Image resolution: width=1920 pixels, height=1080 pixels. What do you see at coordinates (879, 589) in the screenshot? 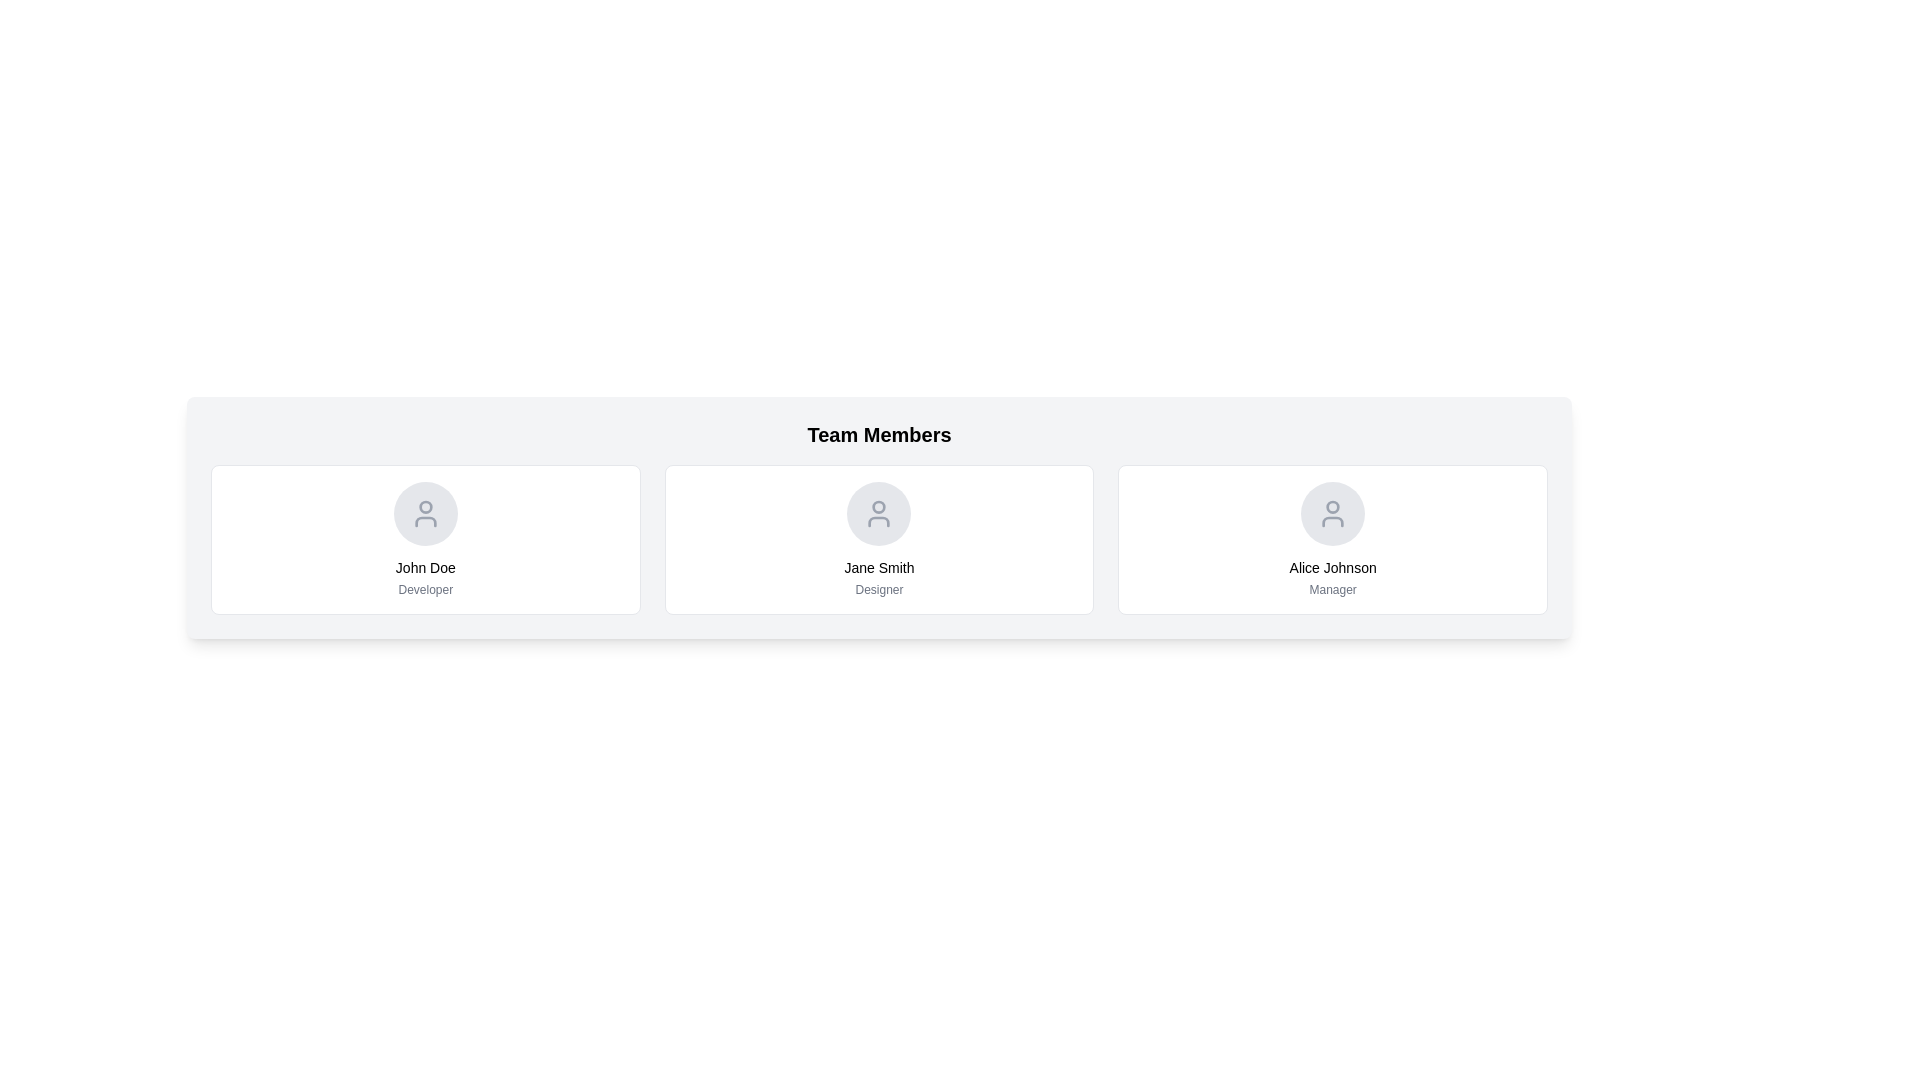
I see `the text label indicating the role or position of 'Jane Smith' within the team, located in the bottom of the middle column card` at bounding box center [879, 589].